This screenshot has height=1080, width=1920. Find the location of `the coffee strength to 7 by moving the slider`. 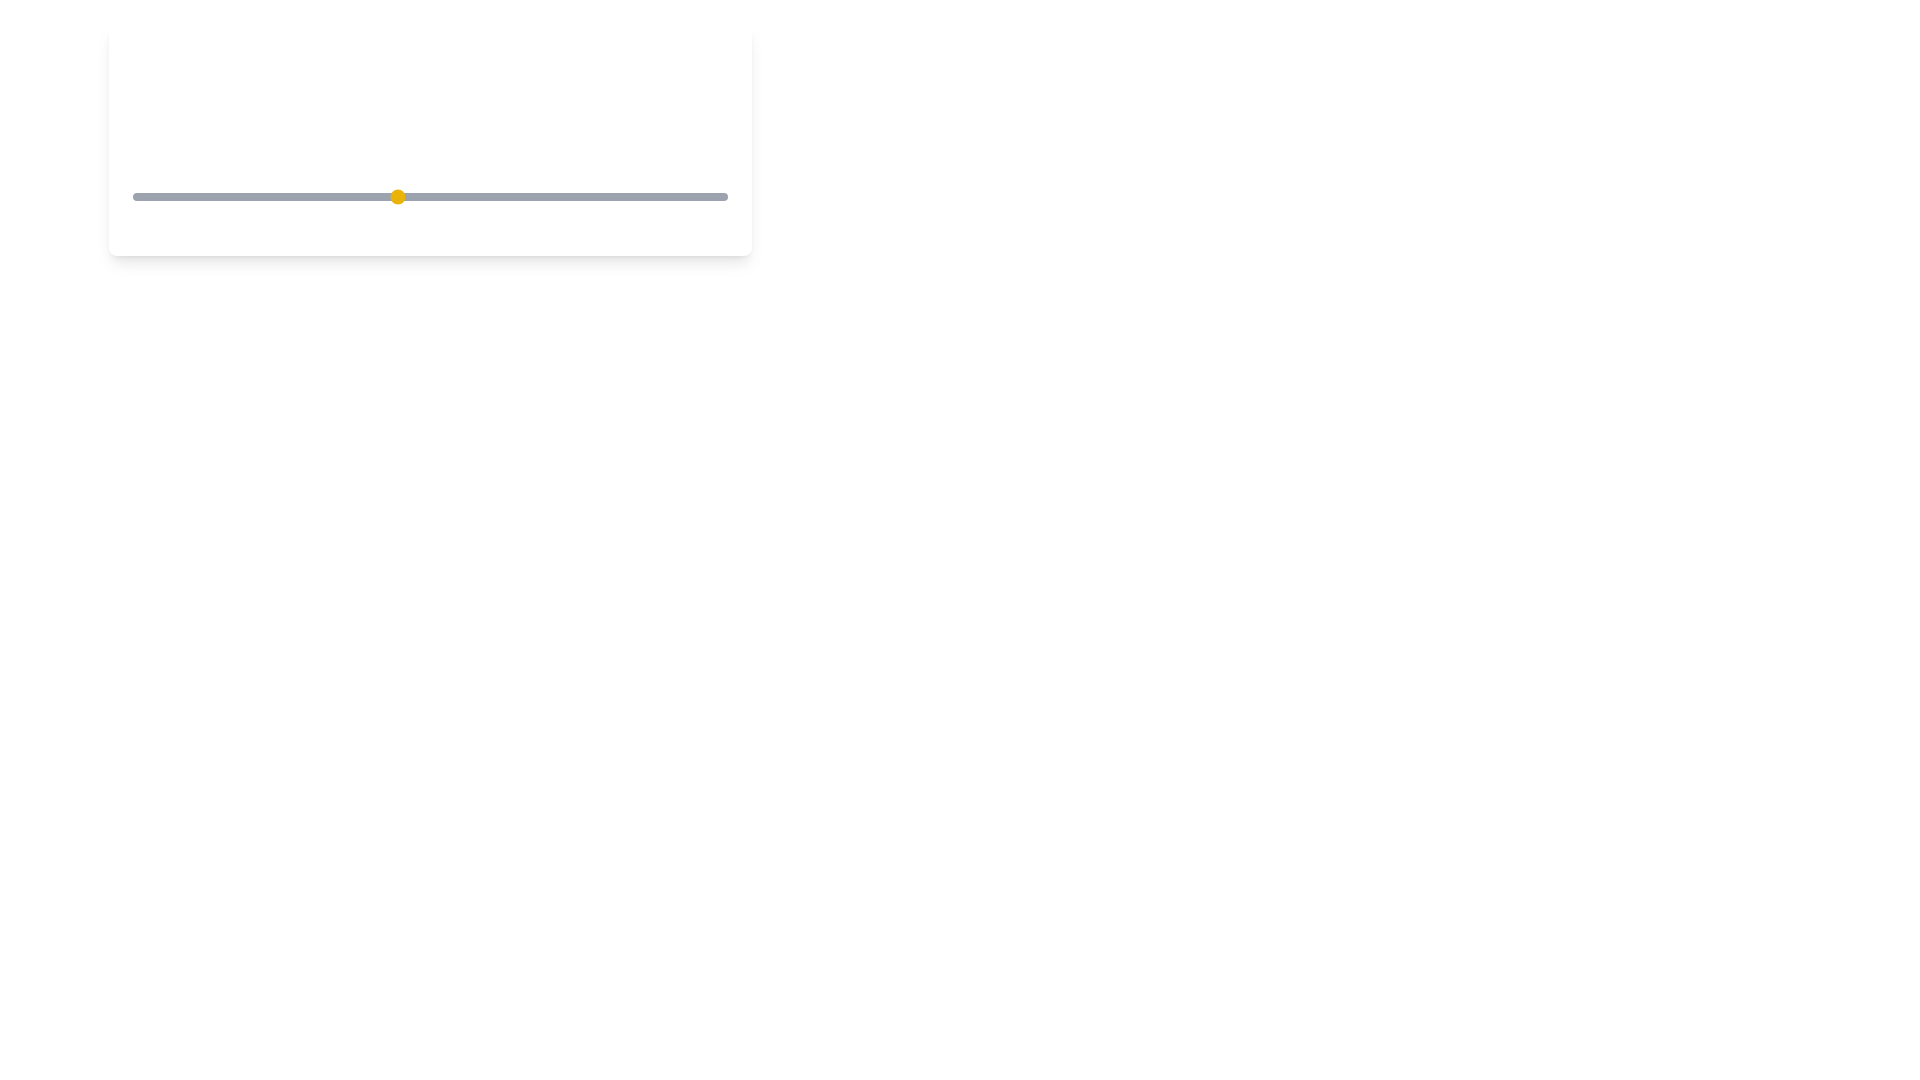

the coffee strength to 7 by moving the slider is located at coordinates (529, 196).